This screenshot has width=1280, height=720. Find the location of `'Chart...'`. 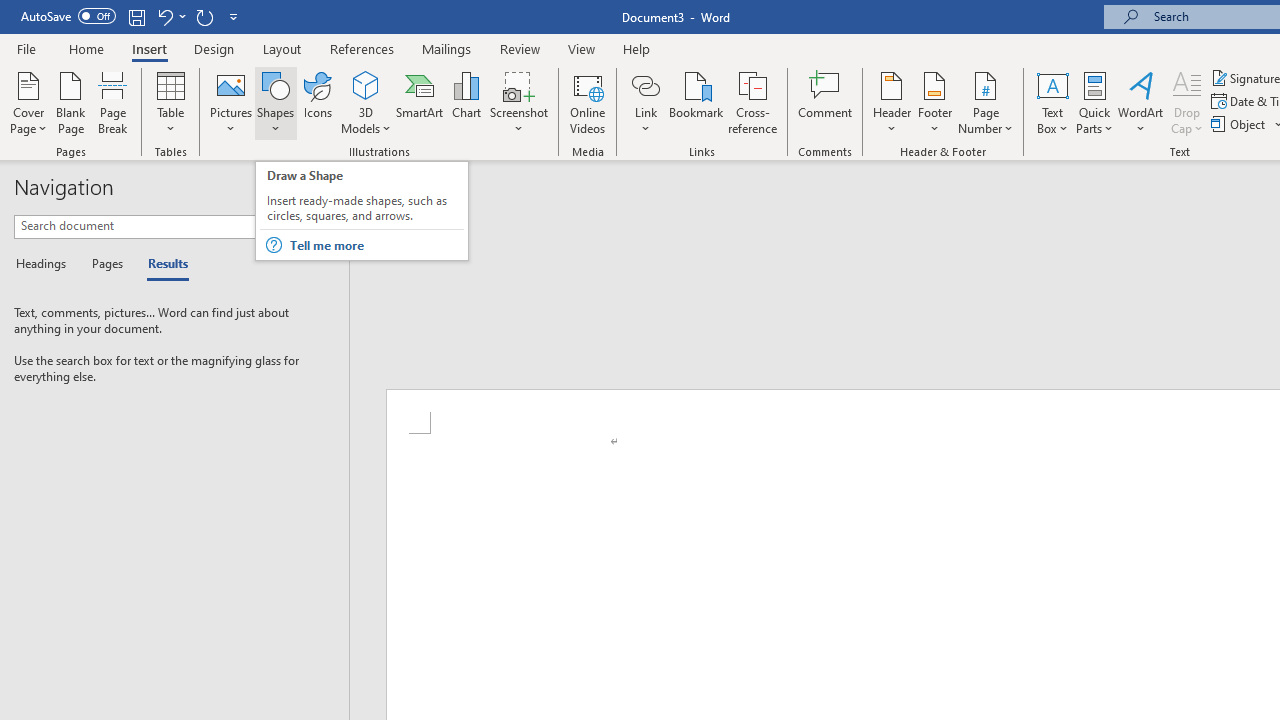

'Chart...' is located at coordinates (465, 103).